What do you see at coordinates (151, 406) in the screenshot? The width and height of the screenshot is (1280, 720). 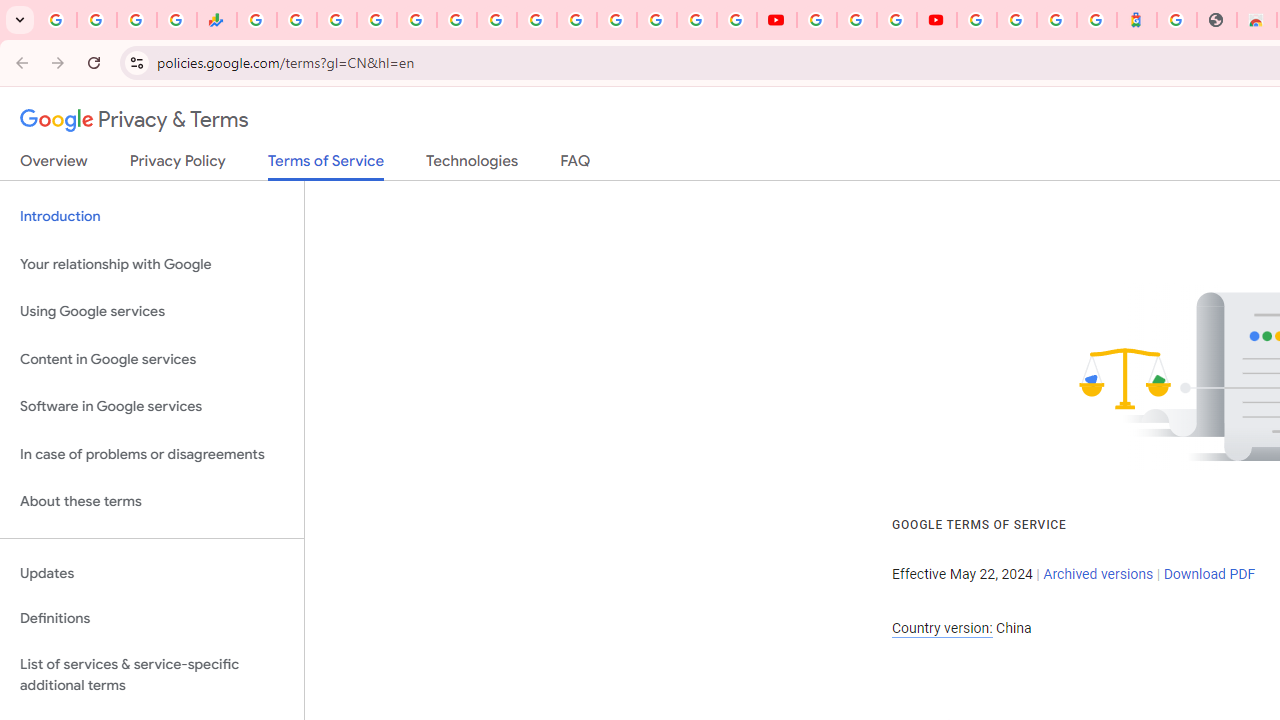 I see `'Software in Google services'` at bounding box center [151, 406].